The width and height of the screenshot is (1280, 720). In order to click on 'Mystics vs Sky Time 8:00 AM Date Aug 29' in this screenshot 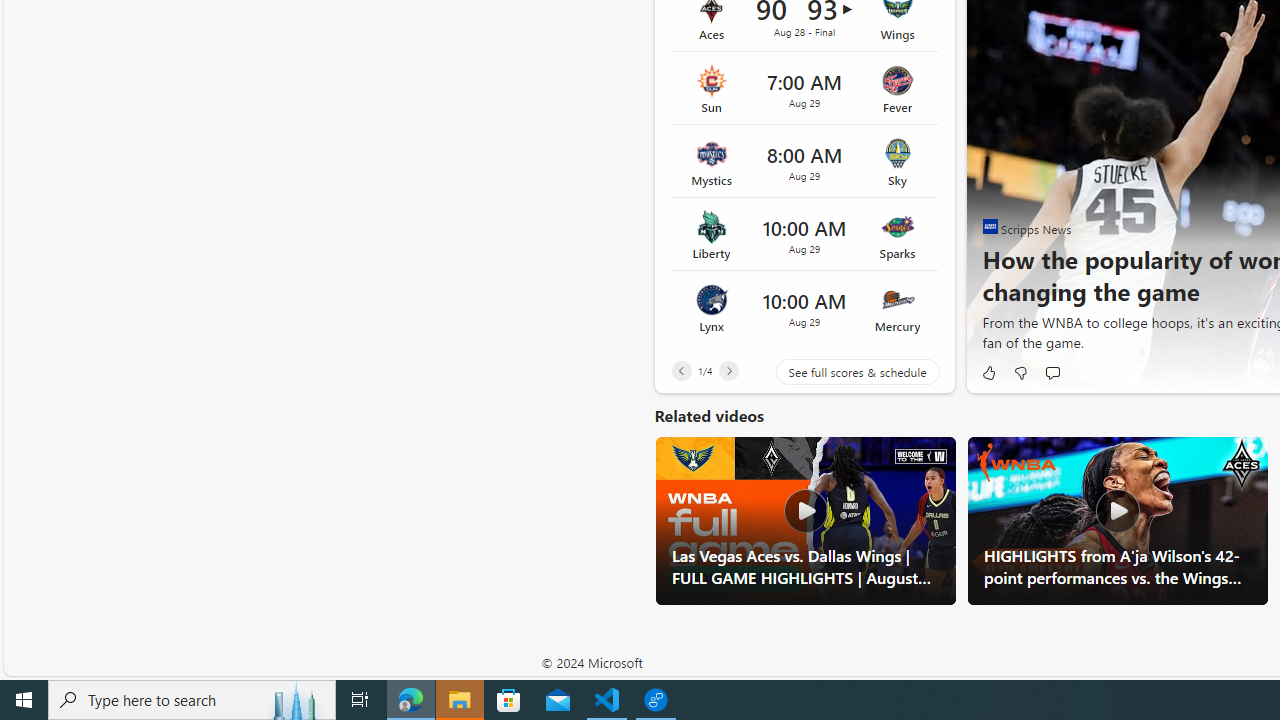, I will do `click(804, 161)`.